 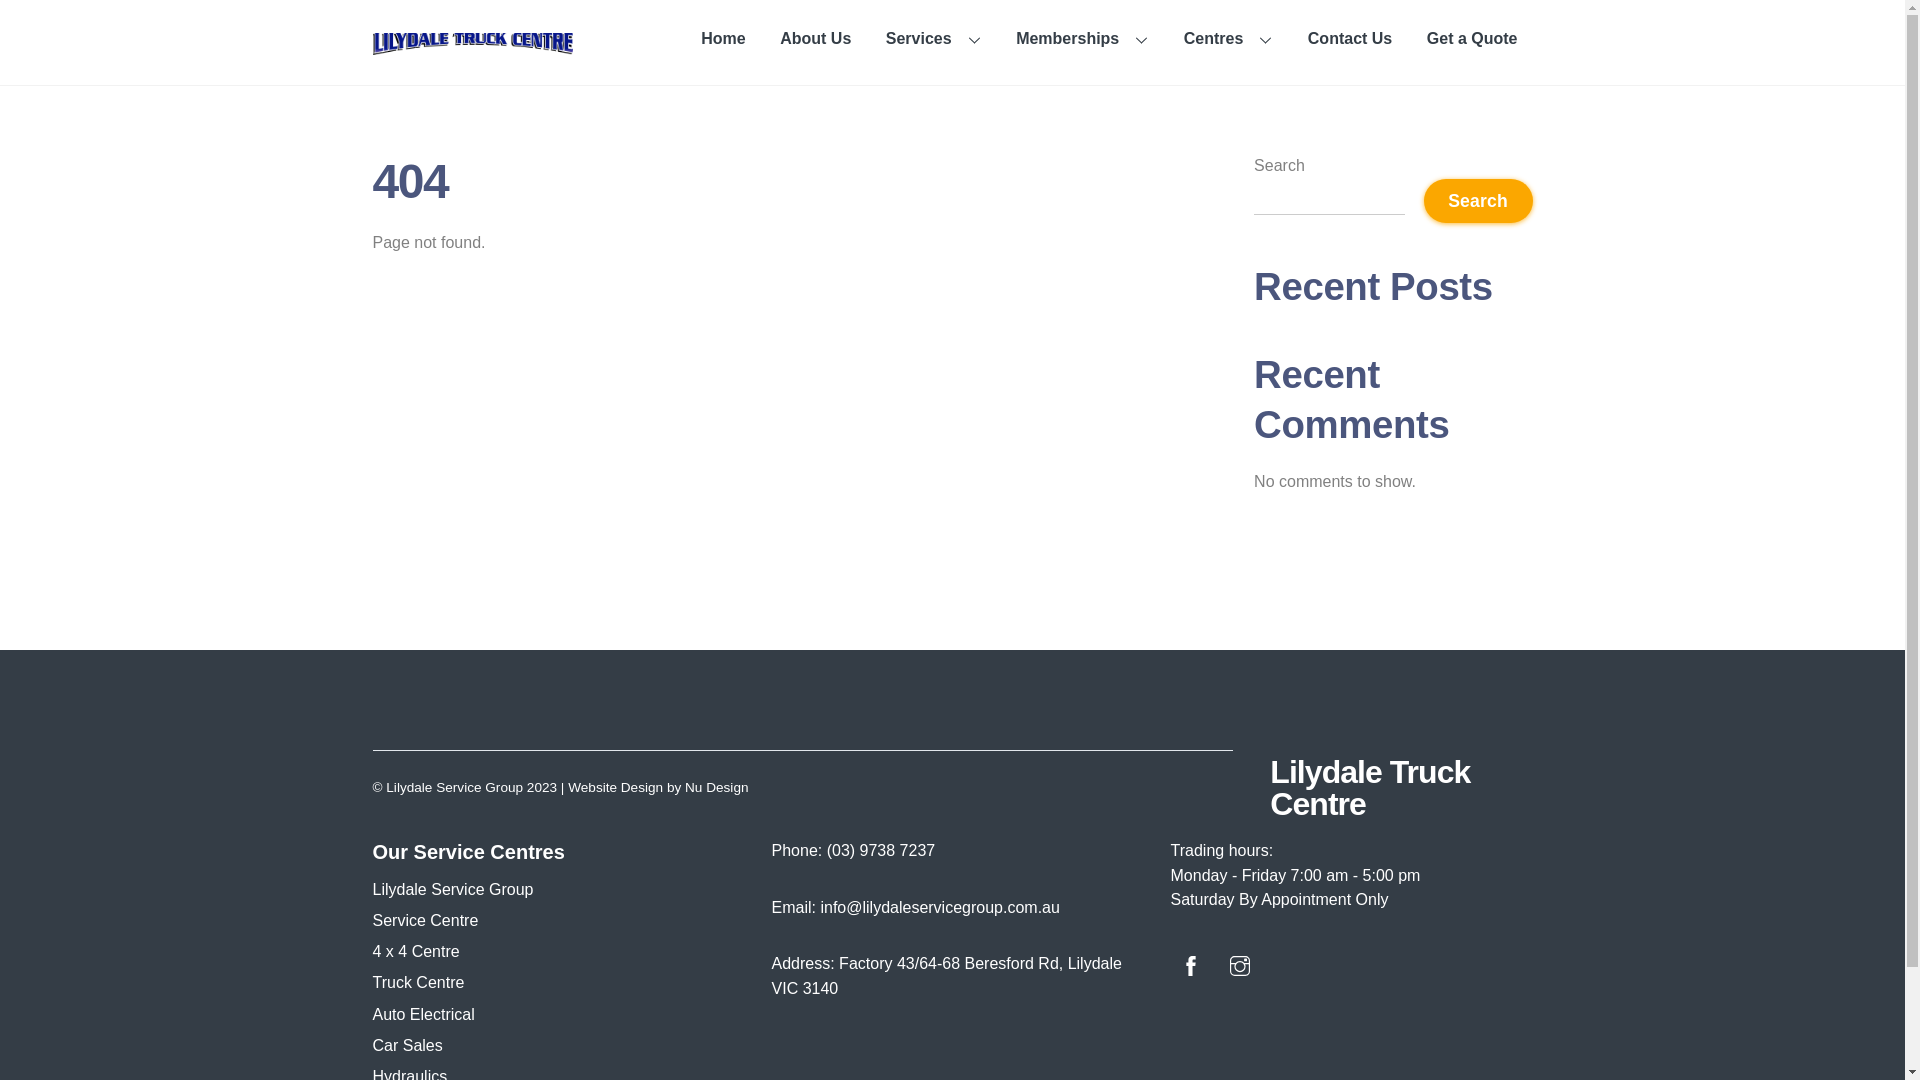 I want to click on 'Lilydale Service Group', so click(x=451, y=888).